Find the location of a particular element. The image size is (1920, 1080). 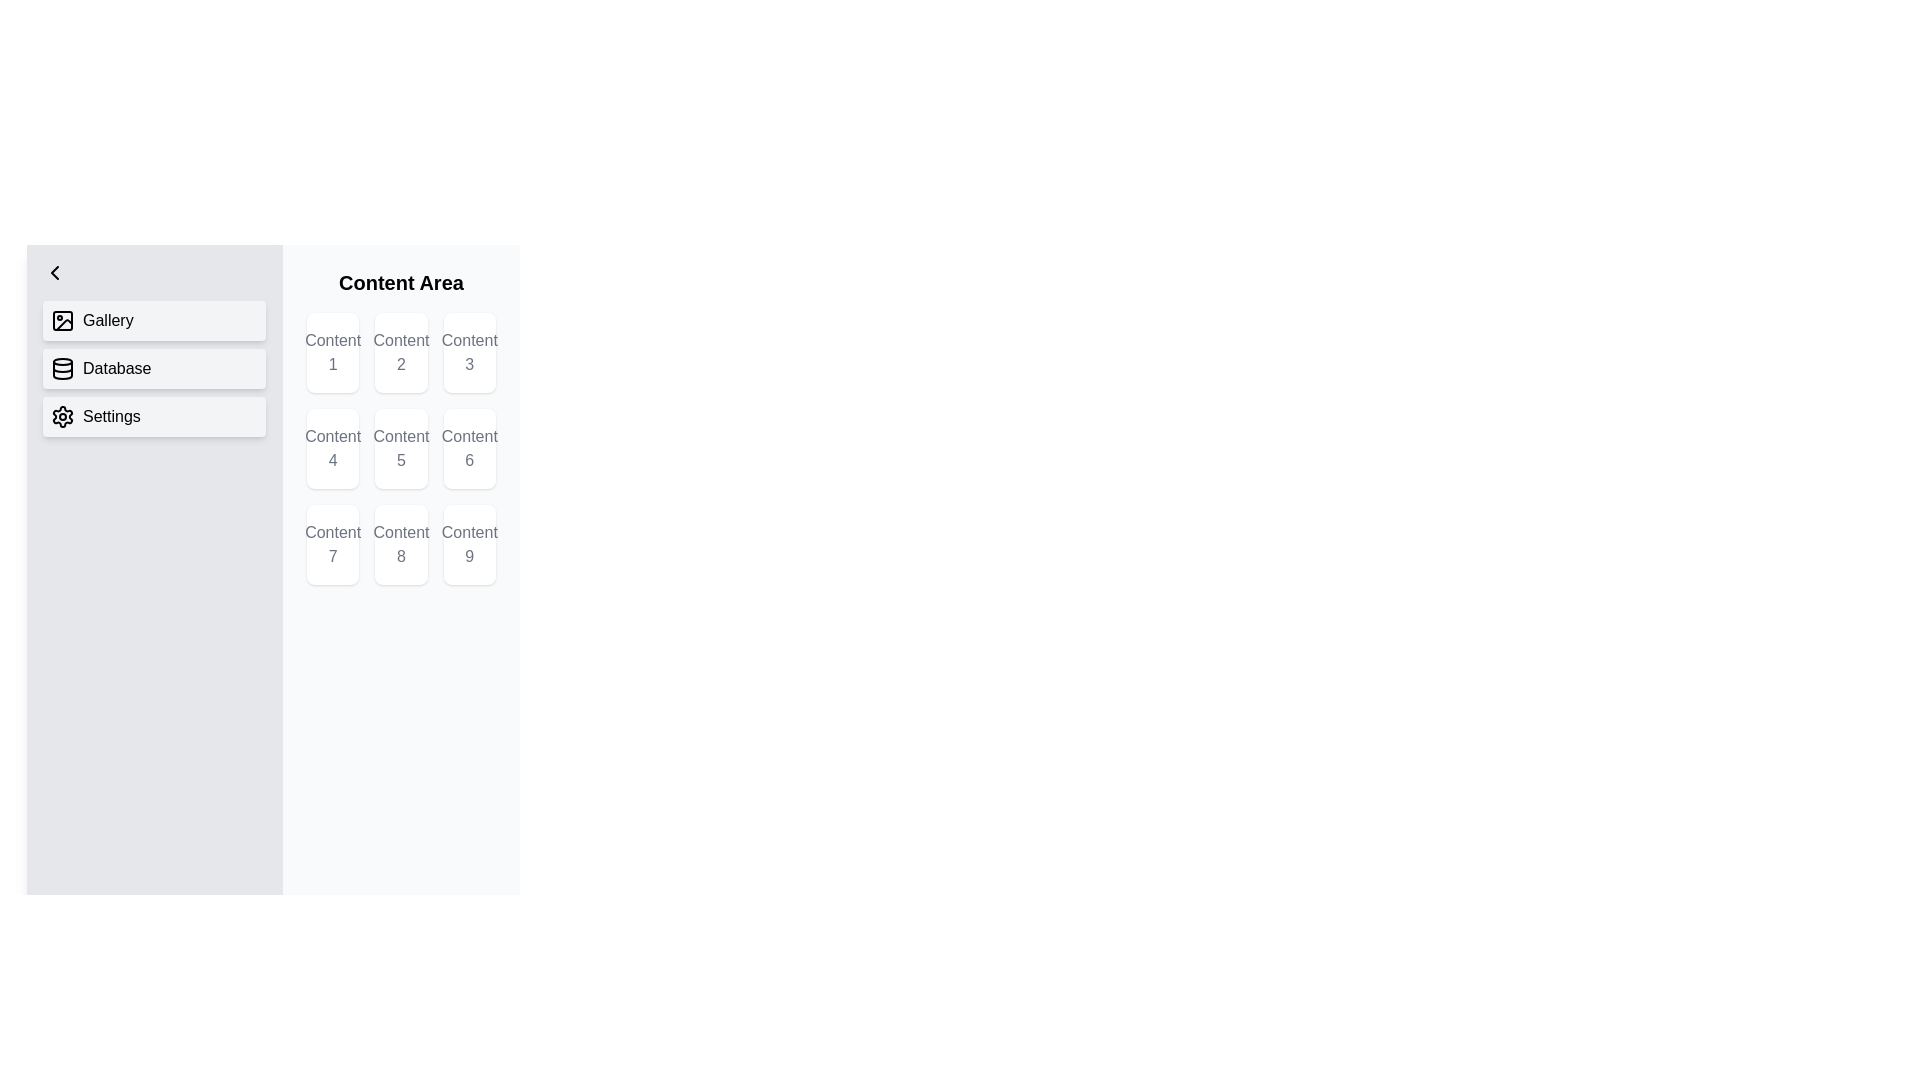

the button with a leftward chevron icon located in the top-left section of the interface is located at coordinates (54, 273).